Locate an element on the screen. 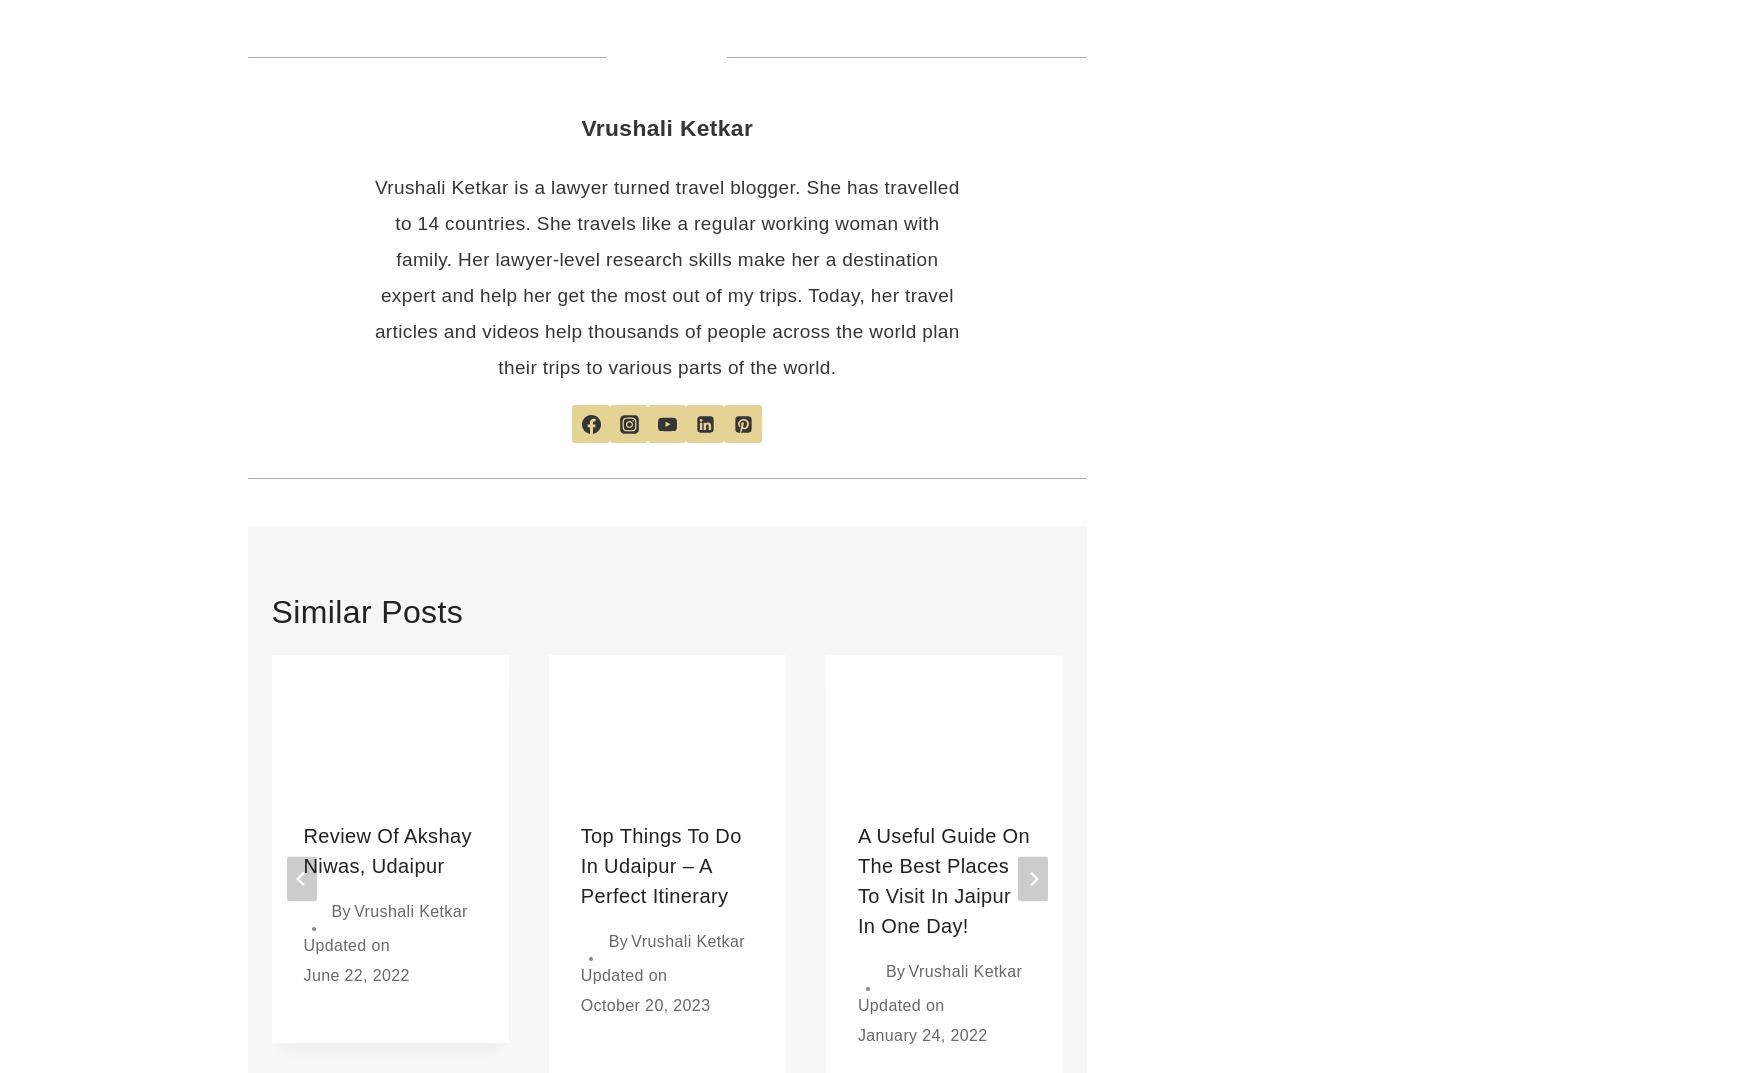 This screenshot has height=1073, width=1737. 'Review of Araliayas Resort, Udaipur' is located at coordinates (1213, 864).